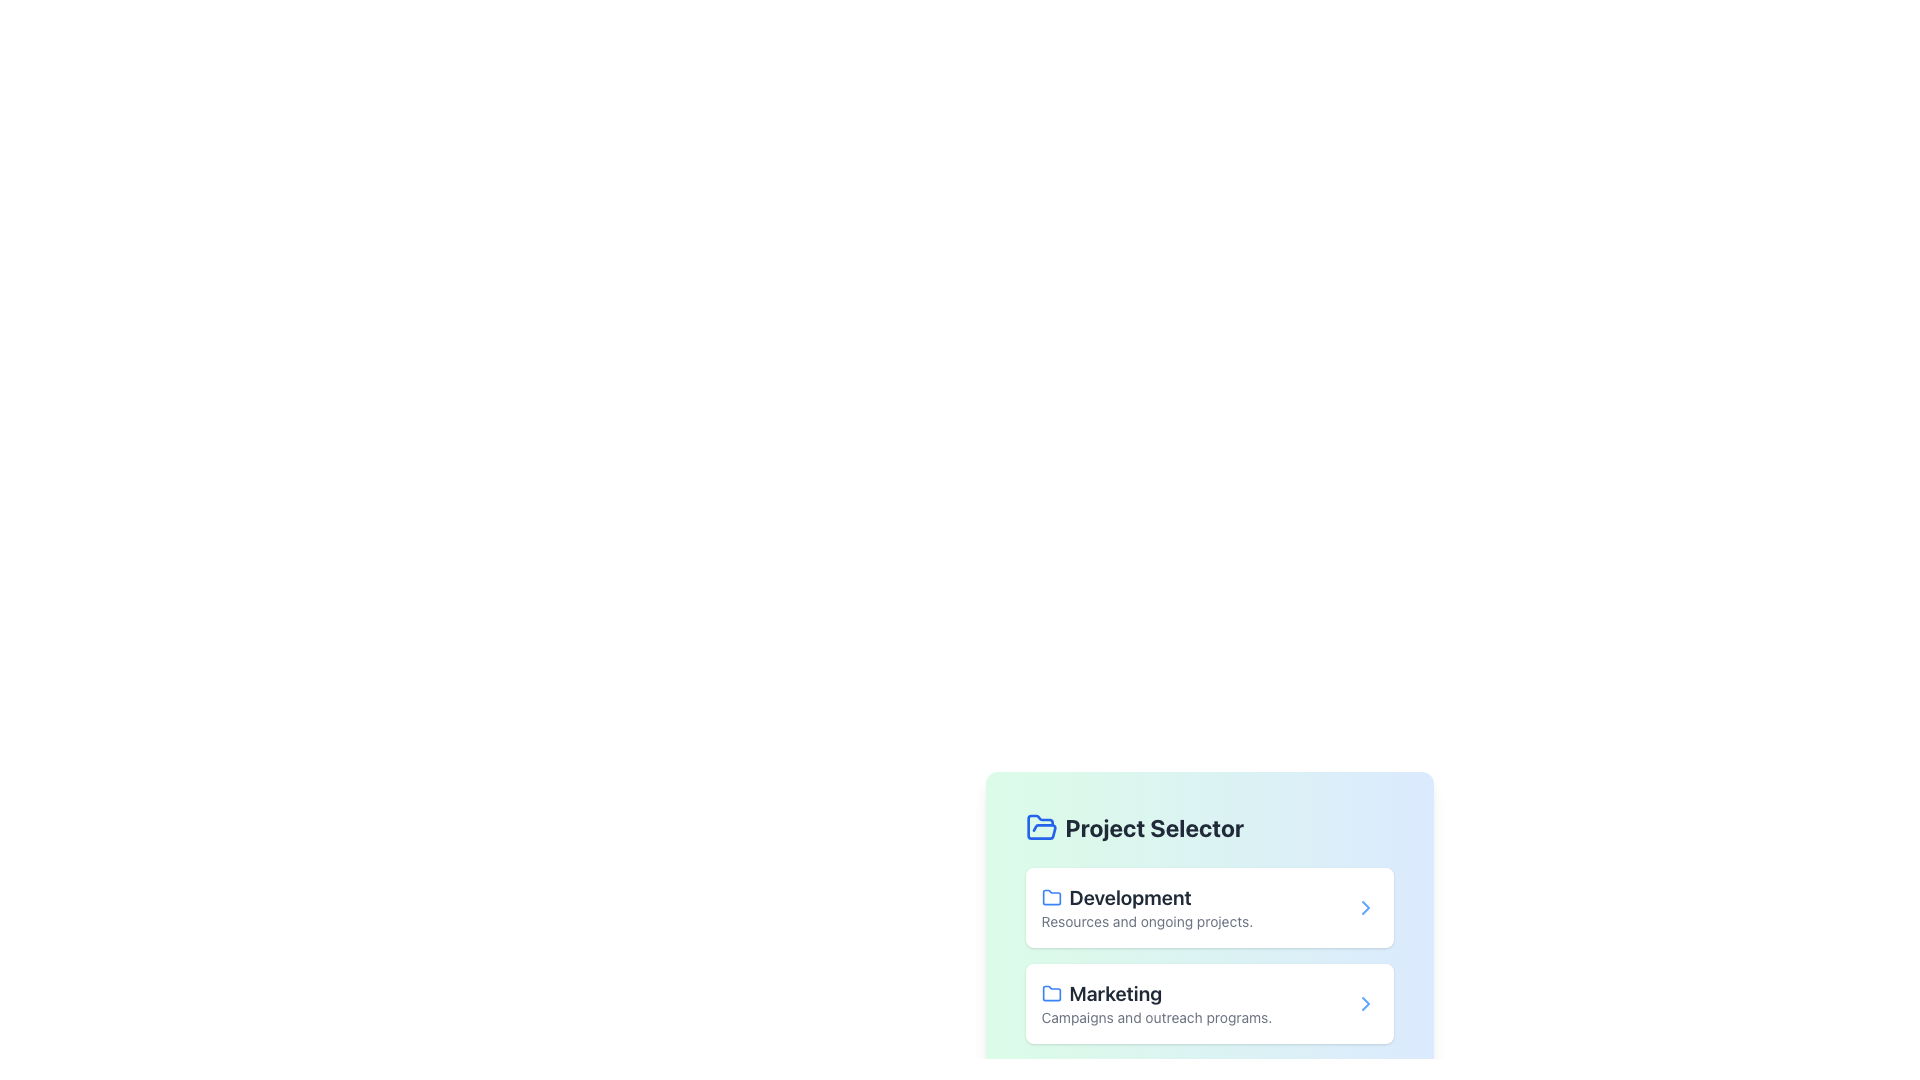 This screenshot has width=1920, height=1080. What do you see at coordinates (1156, 1018) in the screenshot?
I see `the text element that reads 'Campaigns and outreach programs.' which is styled in a small font size and gray color, located below the bold 'Marketing' text in the Project Selector interface` at bounding box center [1156, 1018].